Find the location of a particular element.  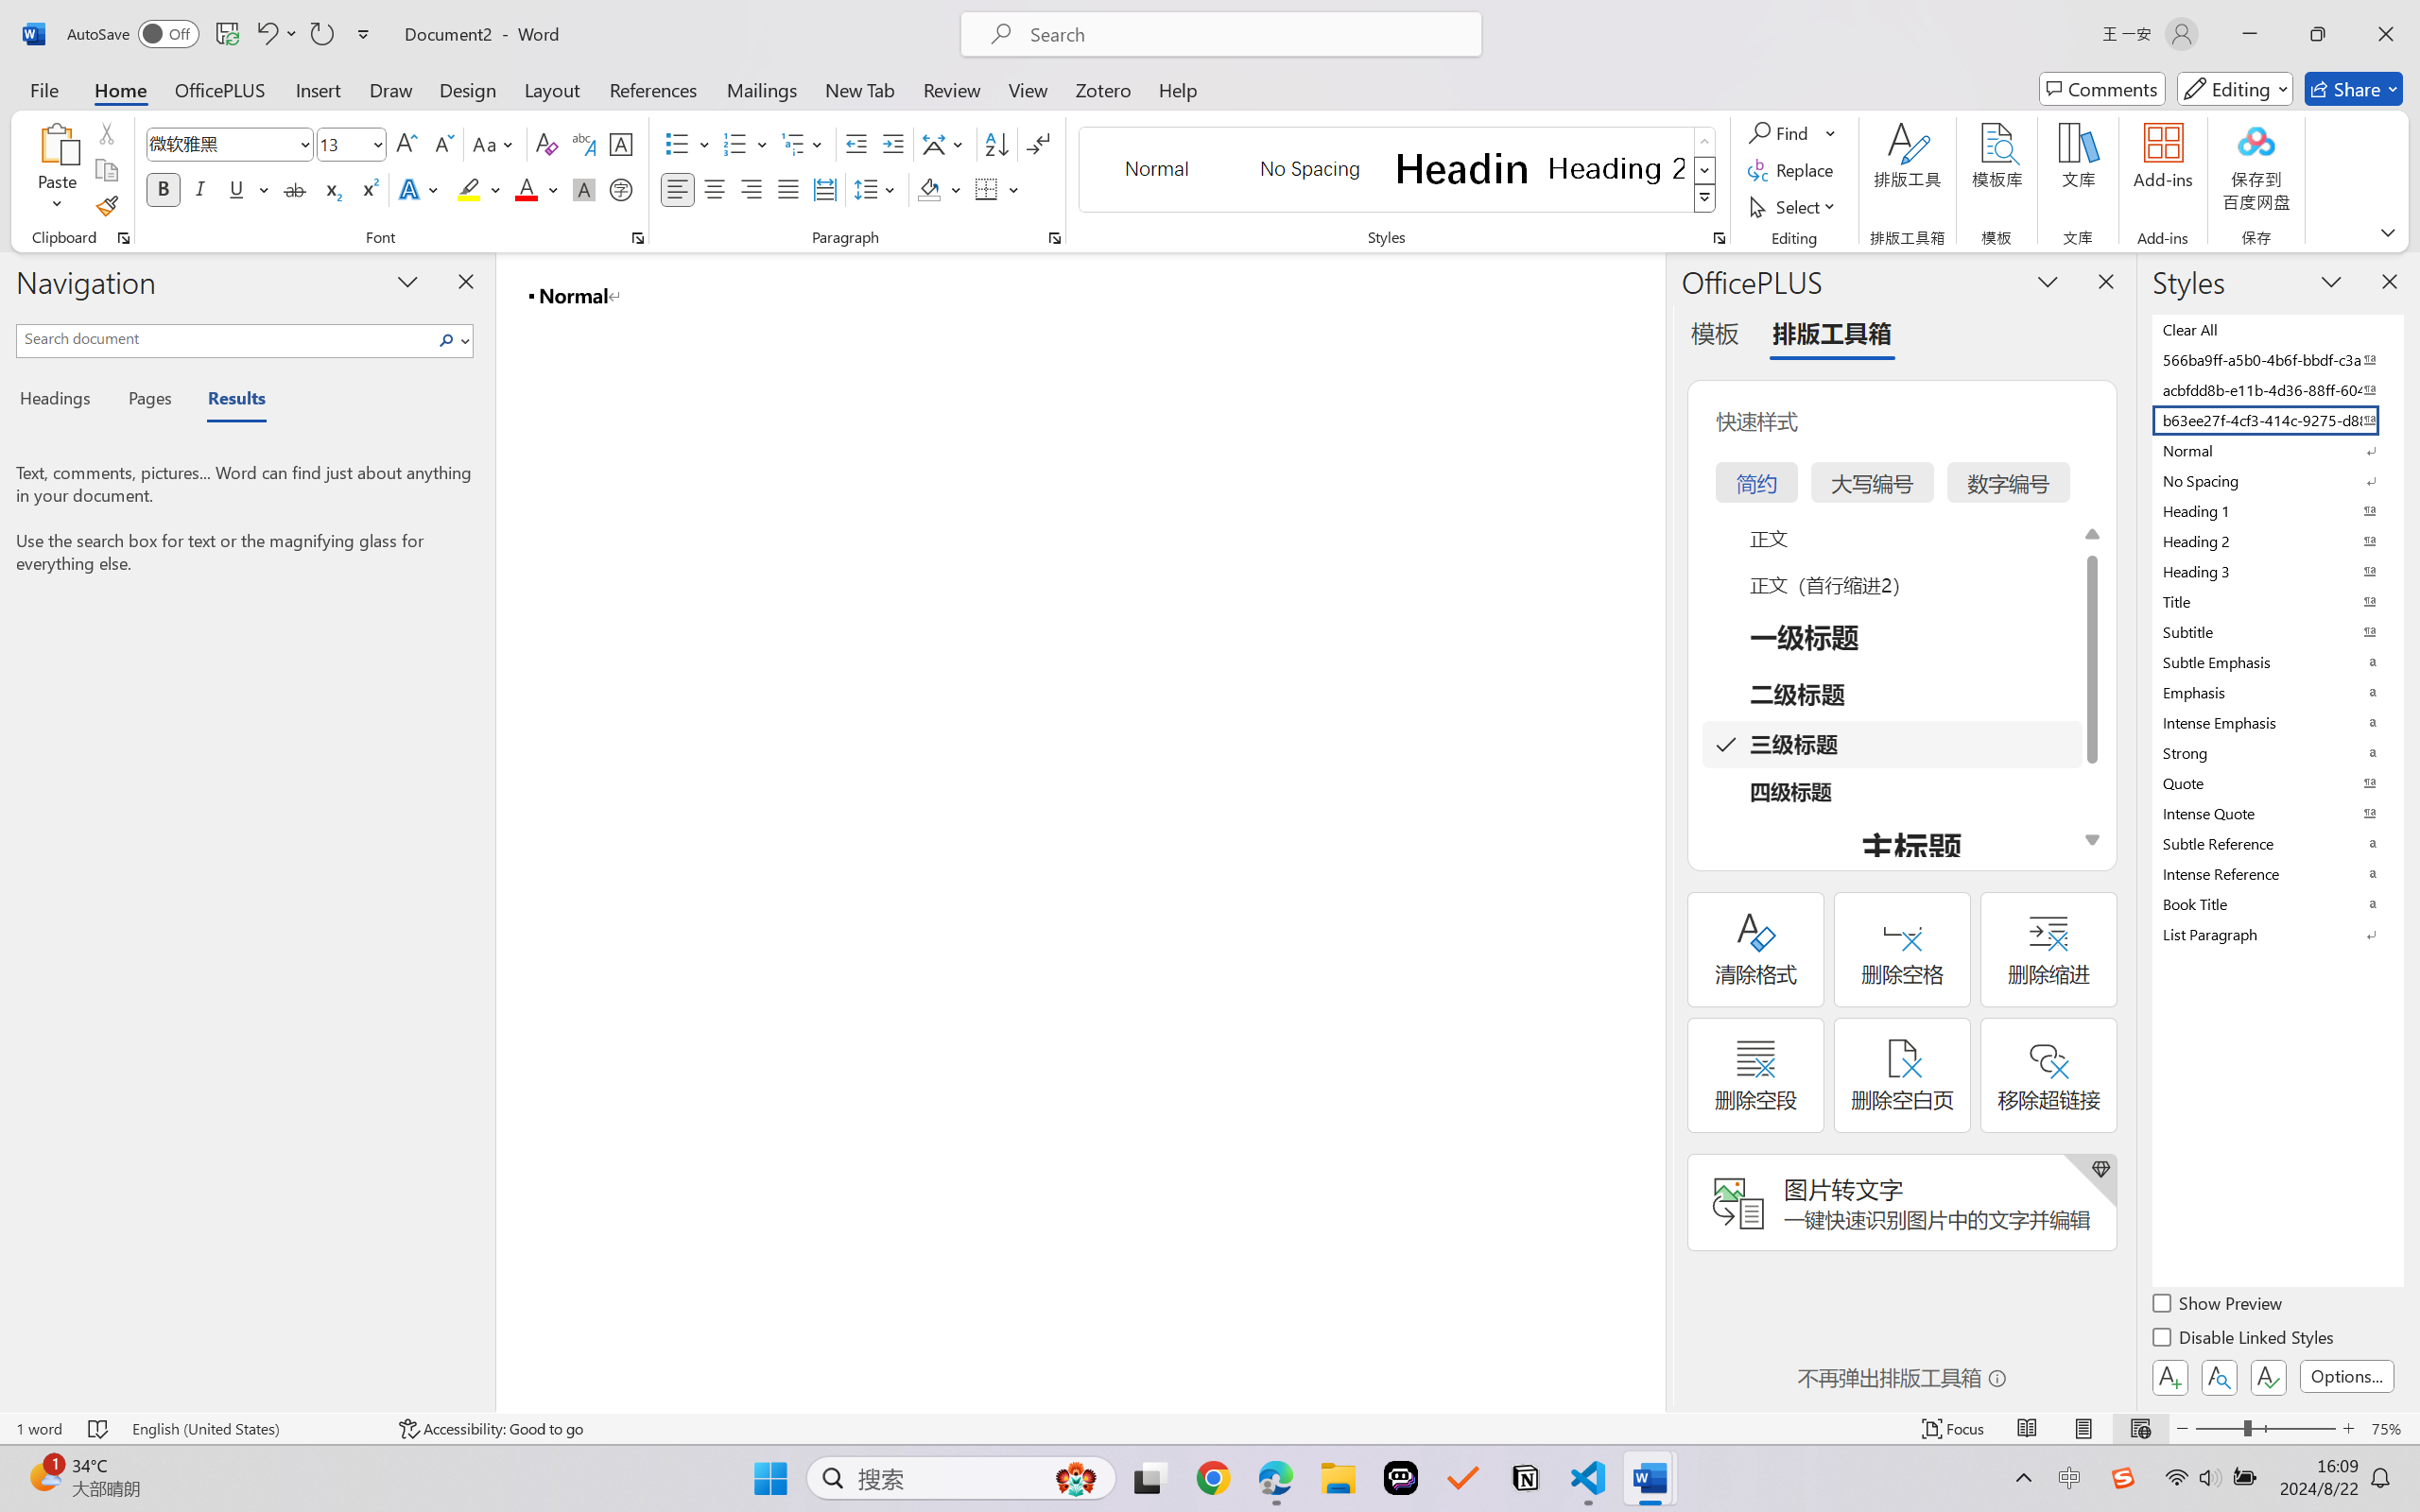

'Text Highlight Color' is located at coordinates (477, 188).